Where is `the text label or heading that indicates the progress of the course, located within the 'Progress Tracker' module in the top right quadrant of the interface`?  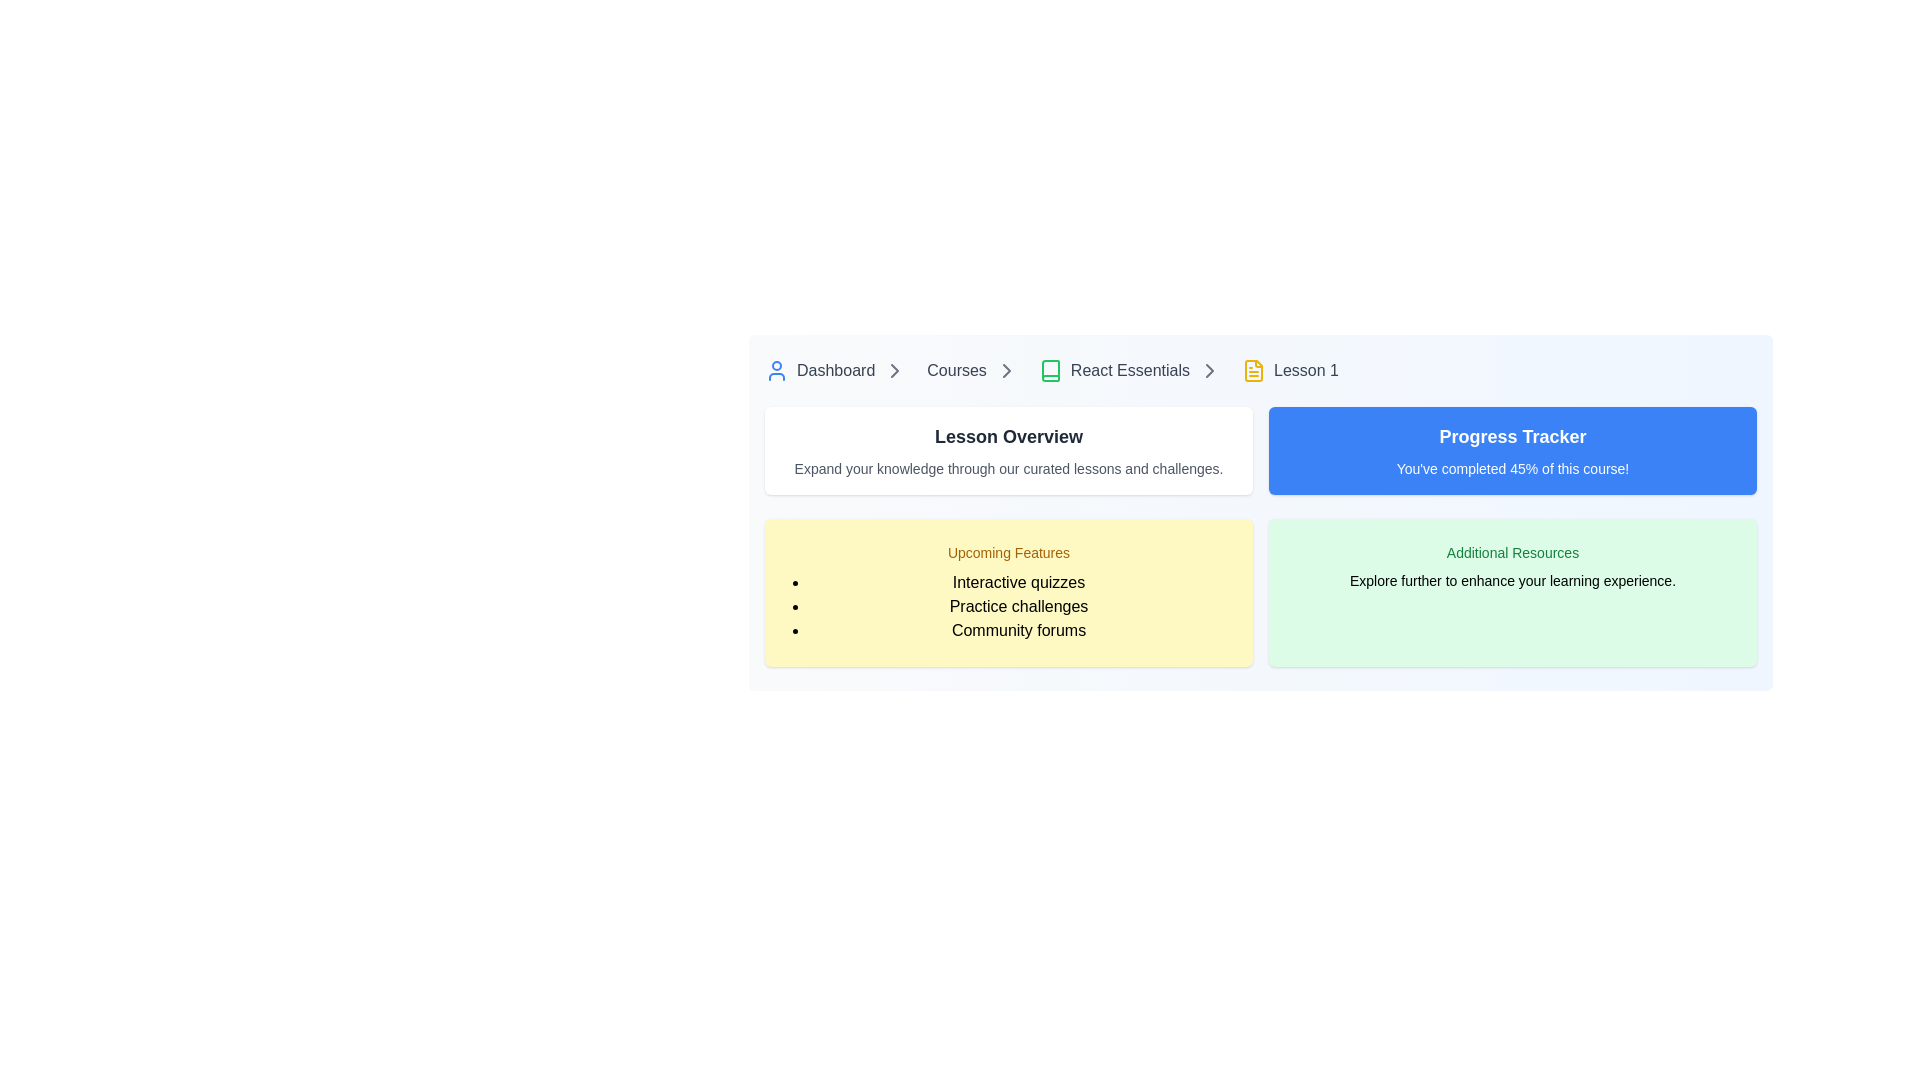
the text label or heading that indicates the progress of the course, located within the 'Progress Tracker' module in the top right quadrant of the interface is located at coordinates (1512, 435).